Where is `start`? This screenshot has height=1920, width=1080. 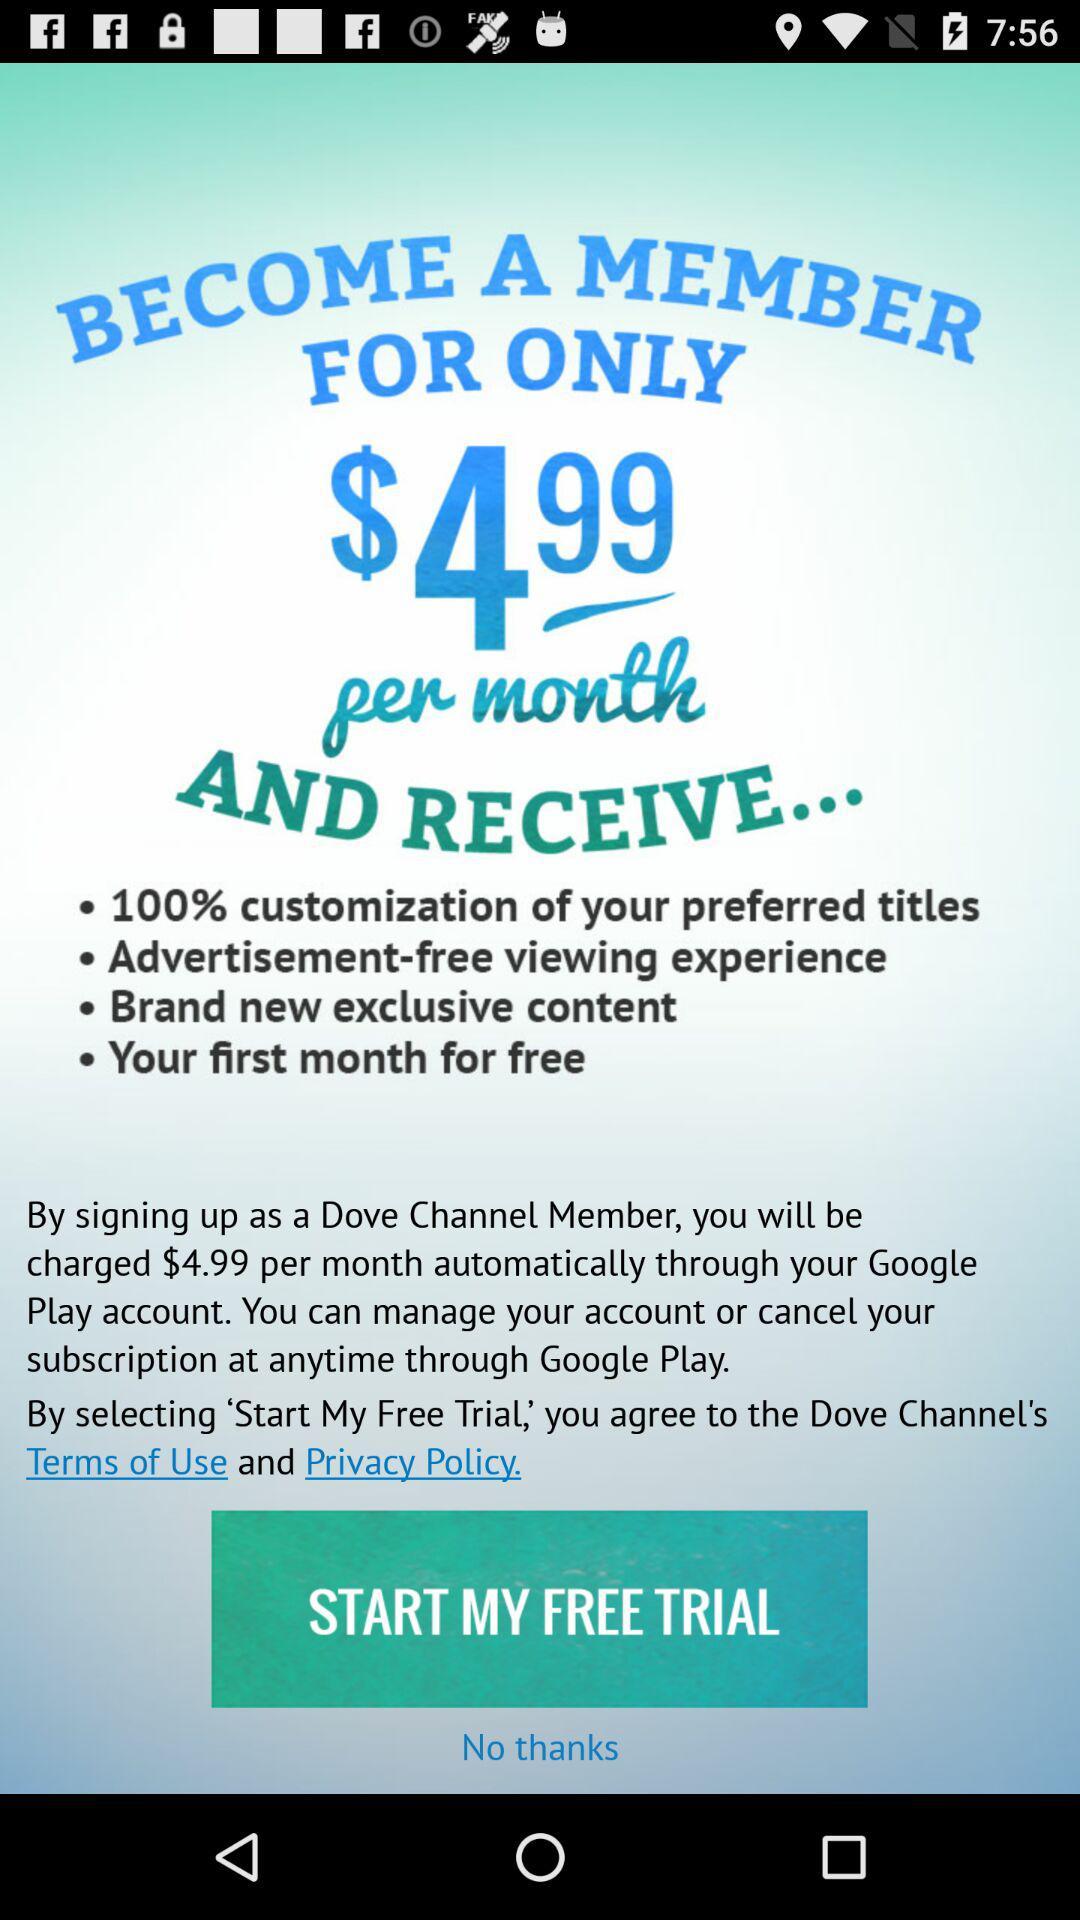
start is located at coordinates (538, 1609).